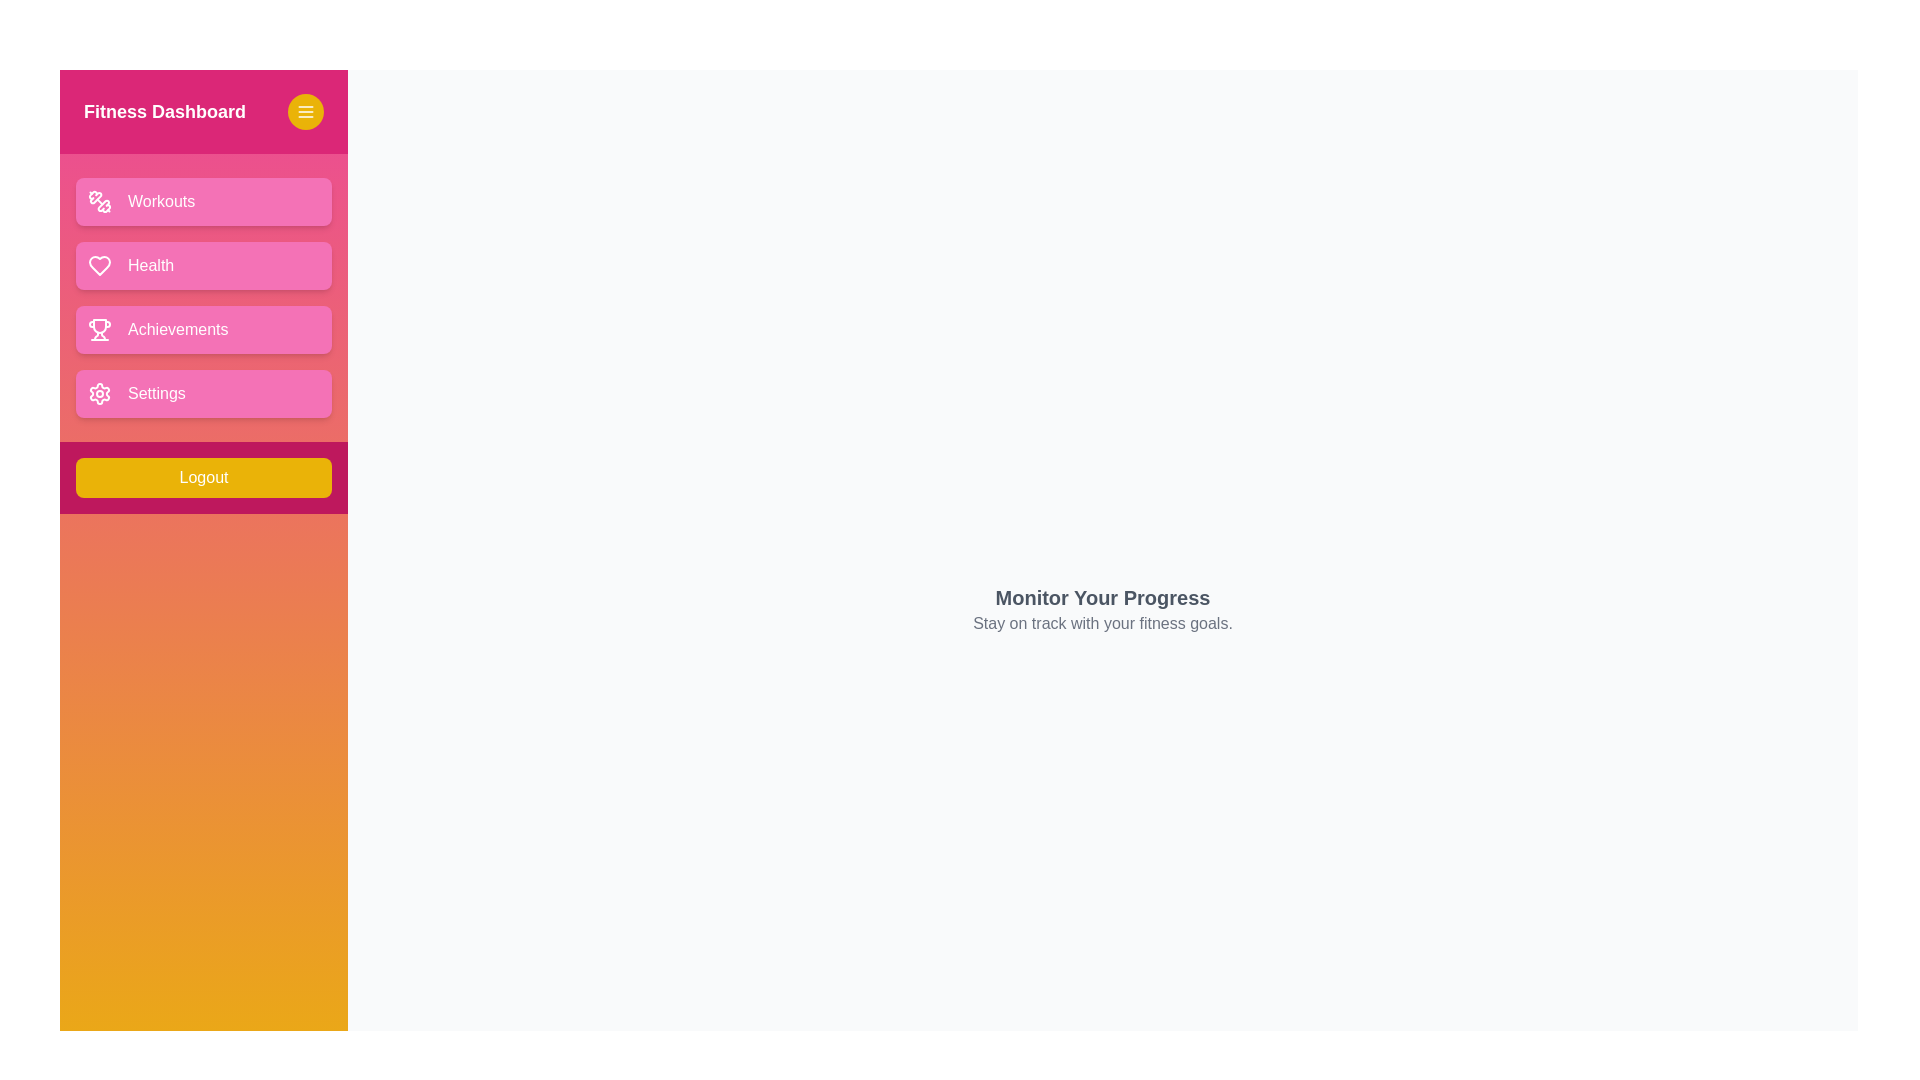 Image resolution: width=1920 pixels, height=1080 pixels. Describe the element at coordinates (305, 111) in the screenshot. I see `the close button in the drawer header to toggle the drawer state` at that location.